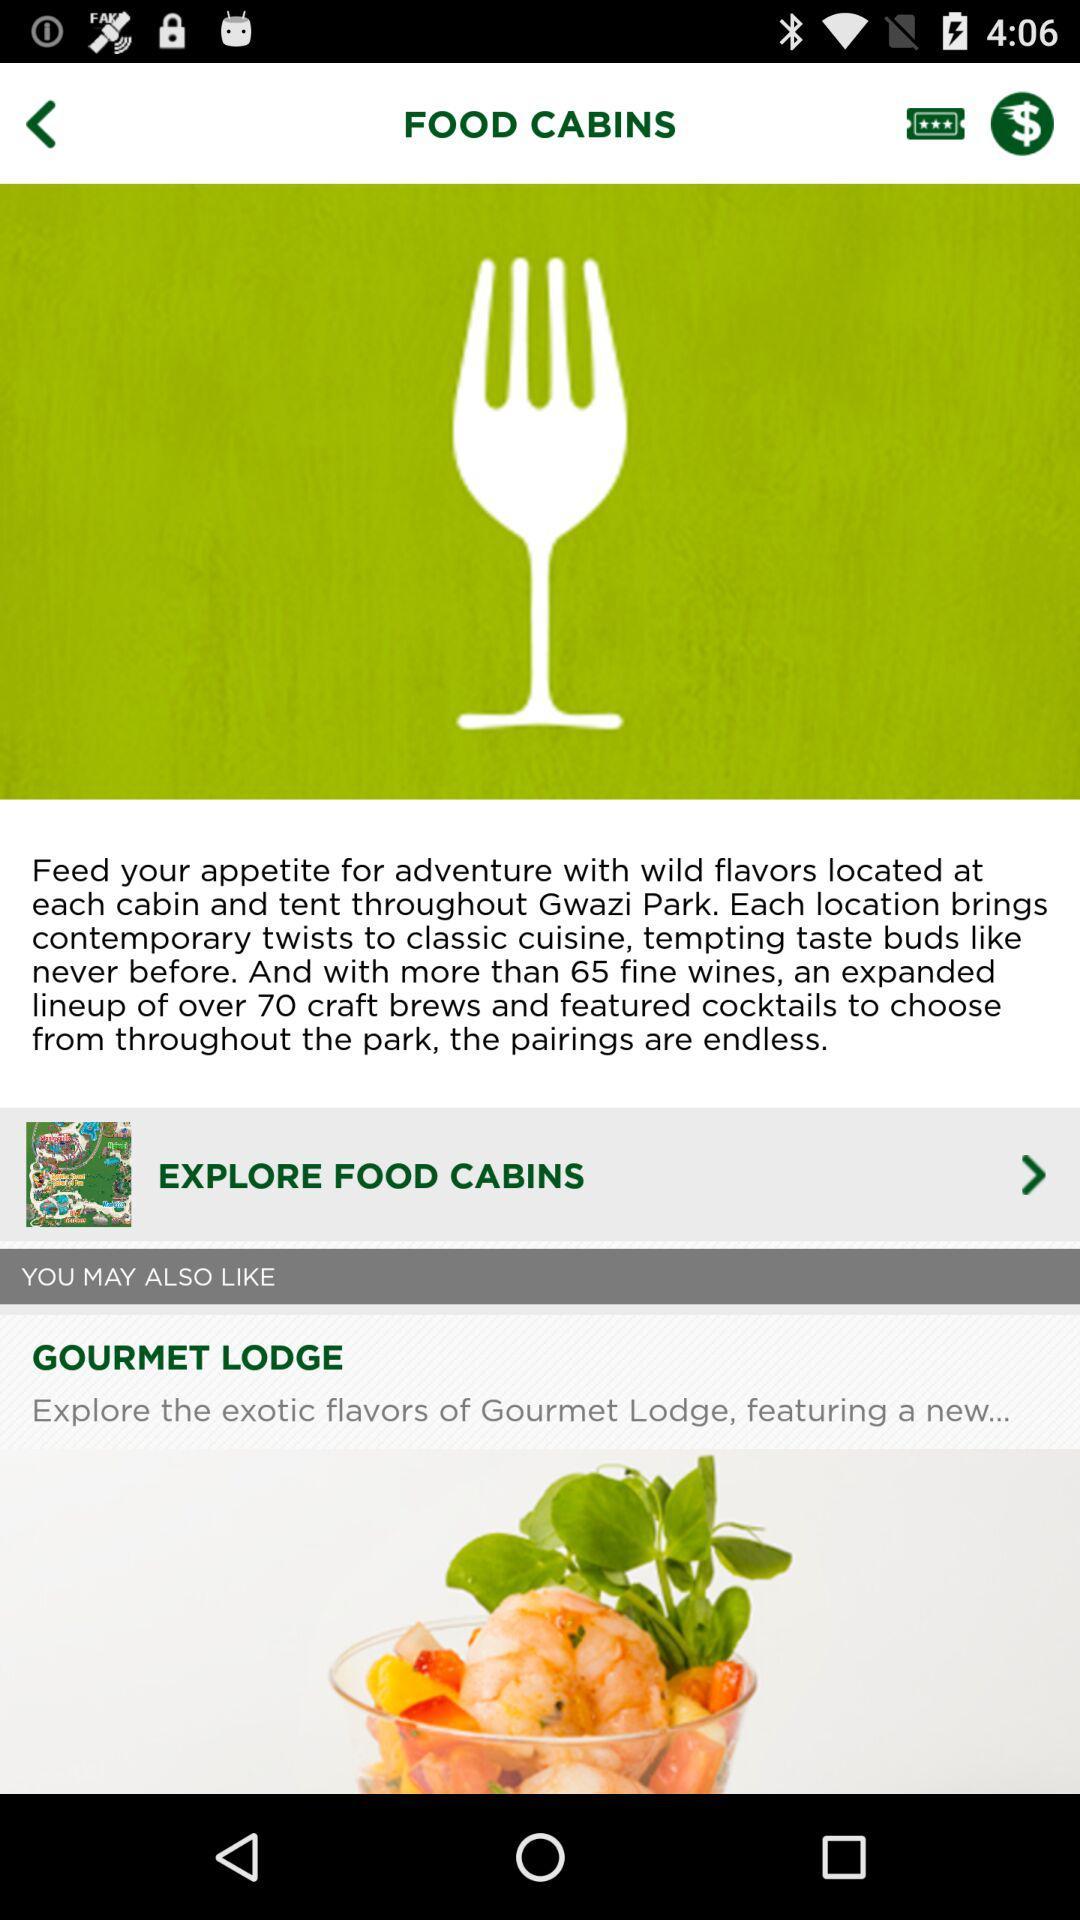 The height and width of the screenshot is (1920, 1080). What do you see at coordinates (54, 122) in the screenshot?
I see `icon next to food cabins` at bounding box center [54, 122].